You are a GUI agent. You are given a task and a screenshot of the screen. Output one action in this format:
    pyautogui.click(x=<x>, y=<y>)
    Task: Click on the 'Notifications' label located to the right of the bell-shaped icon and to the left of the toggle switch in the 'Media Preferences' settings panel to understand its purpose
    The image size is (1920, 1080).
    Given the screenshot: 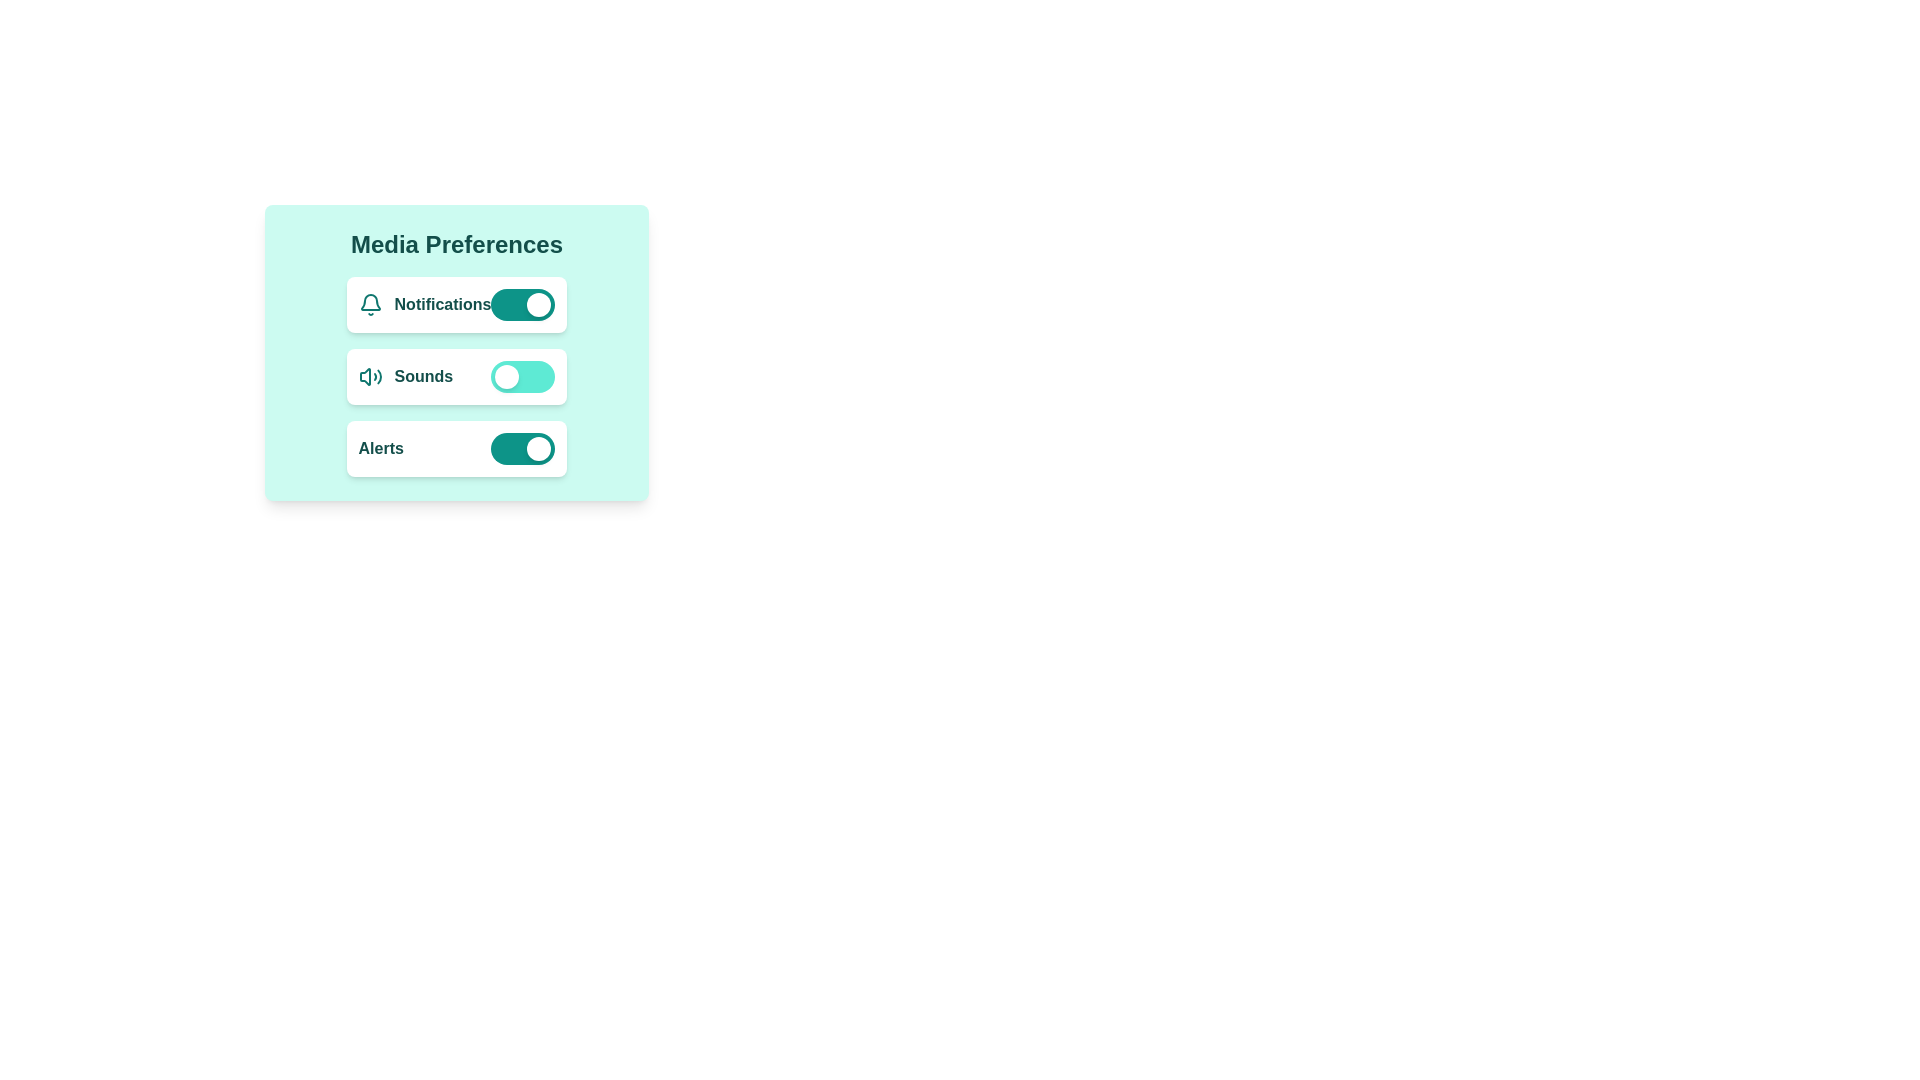 What is the action you would take?
    pyautogui.click(x=441, y=304)
    